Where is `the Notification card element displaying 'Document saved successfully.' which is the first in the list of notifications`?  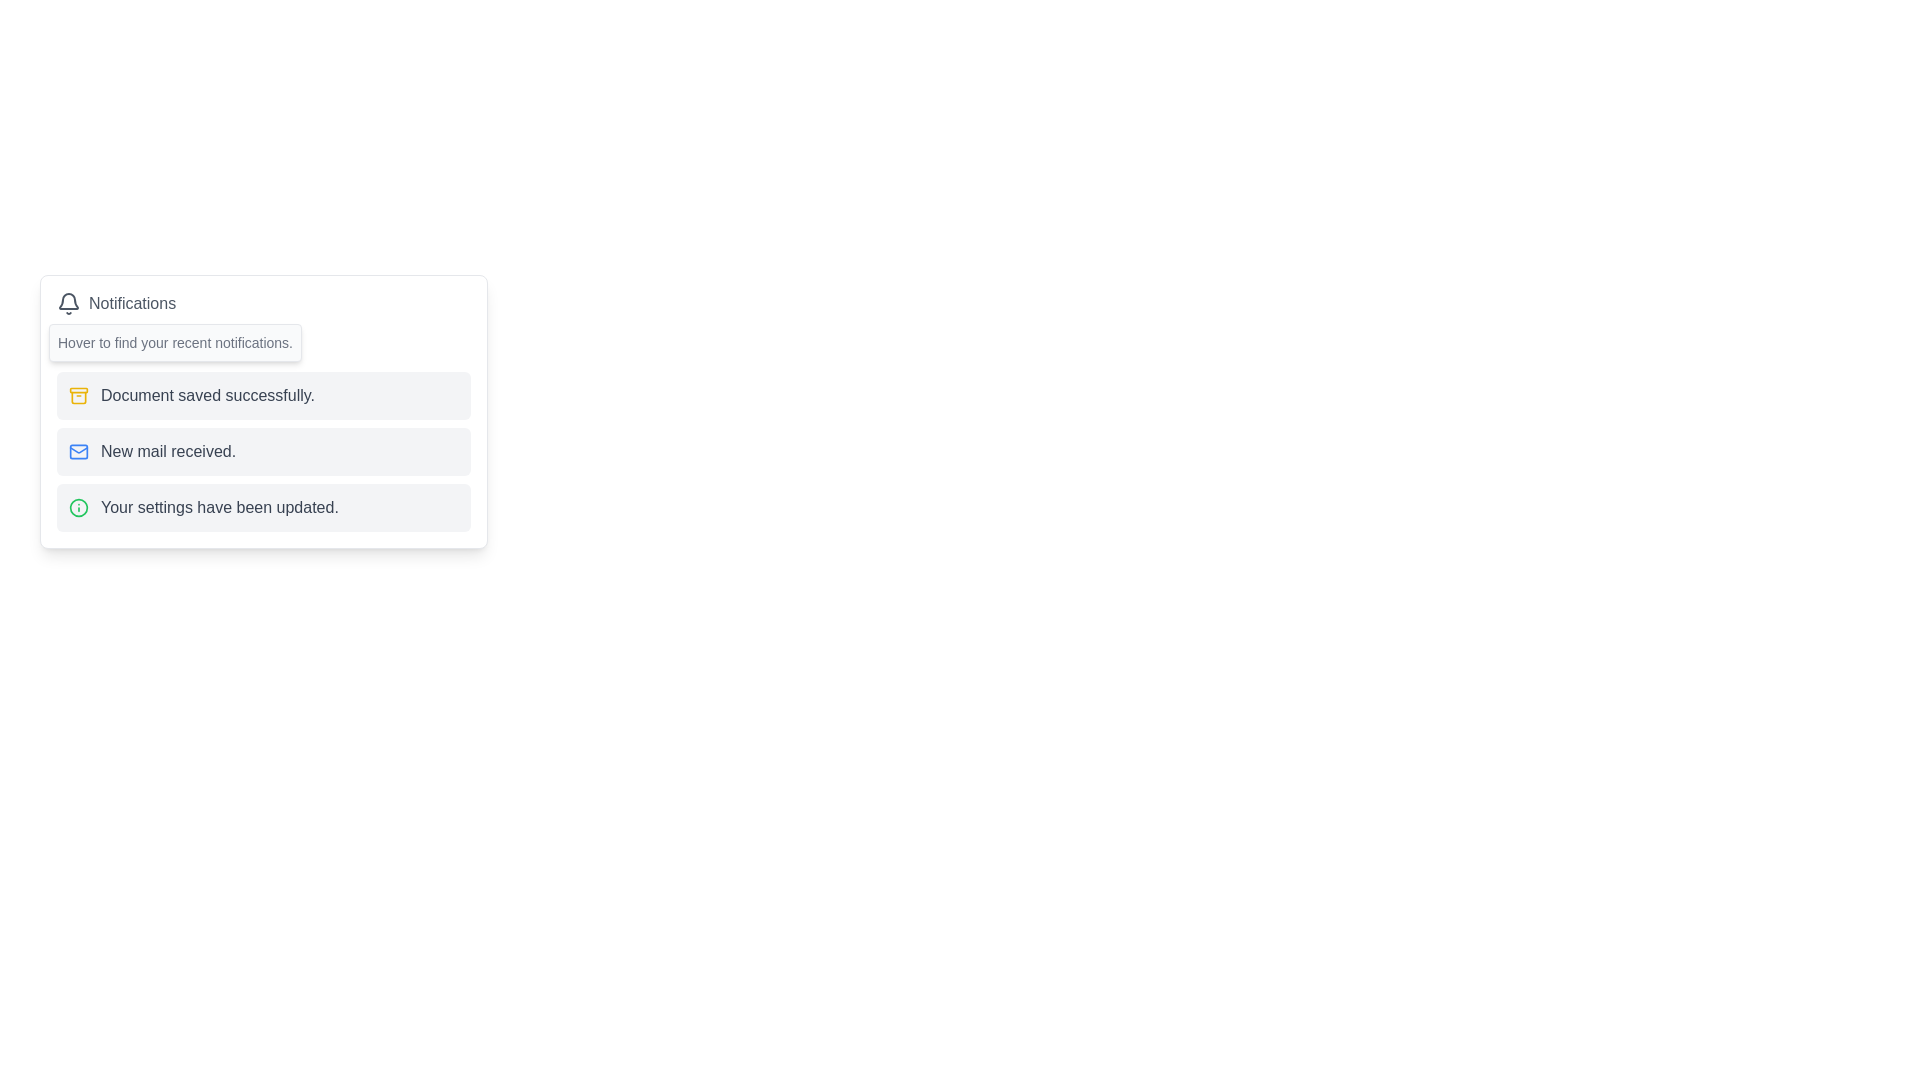 the Notification card element displaying 'Document saved successfully.' which is the first in the list of notifications is located at coordinates (263, 396).